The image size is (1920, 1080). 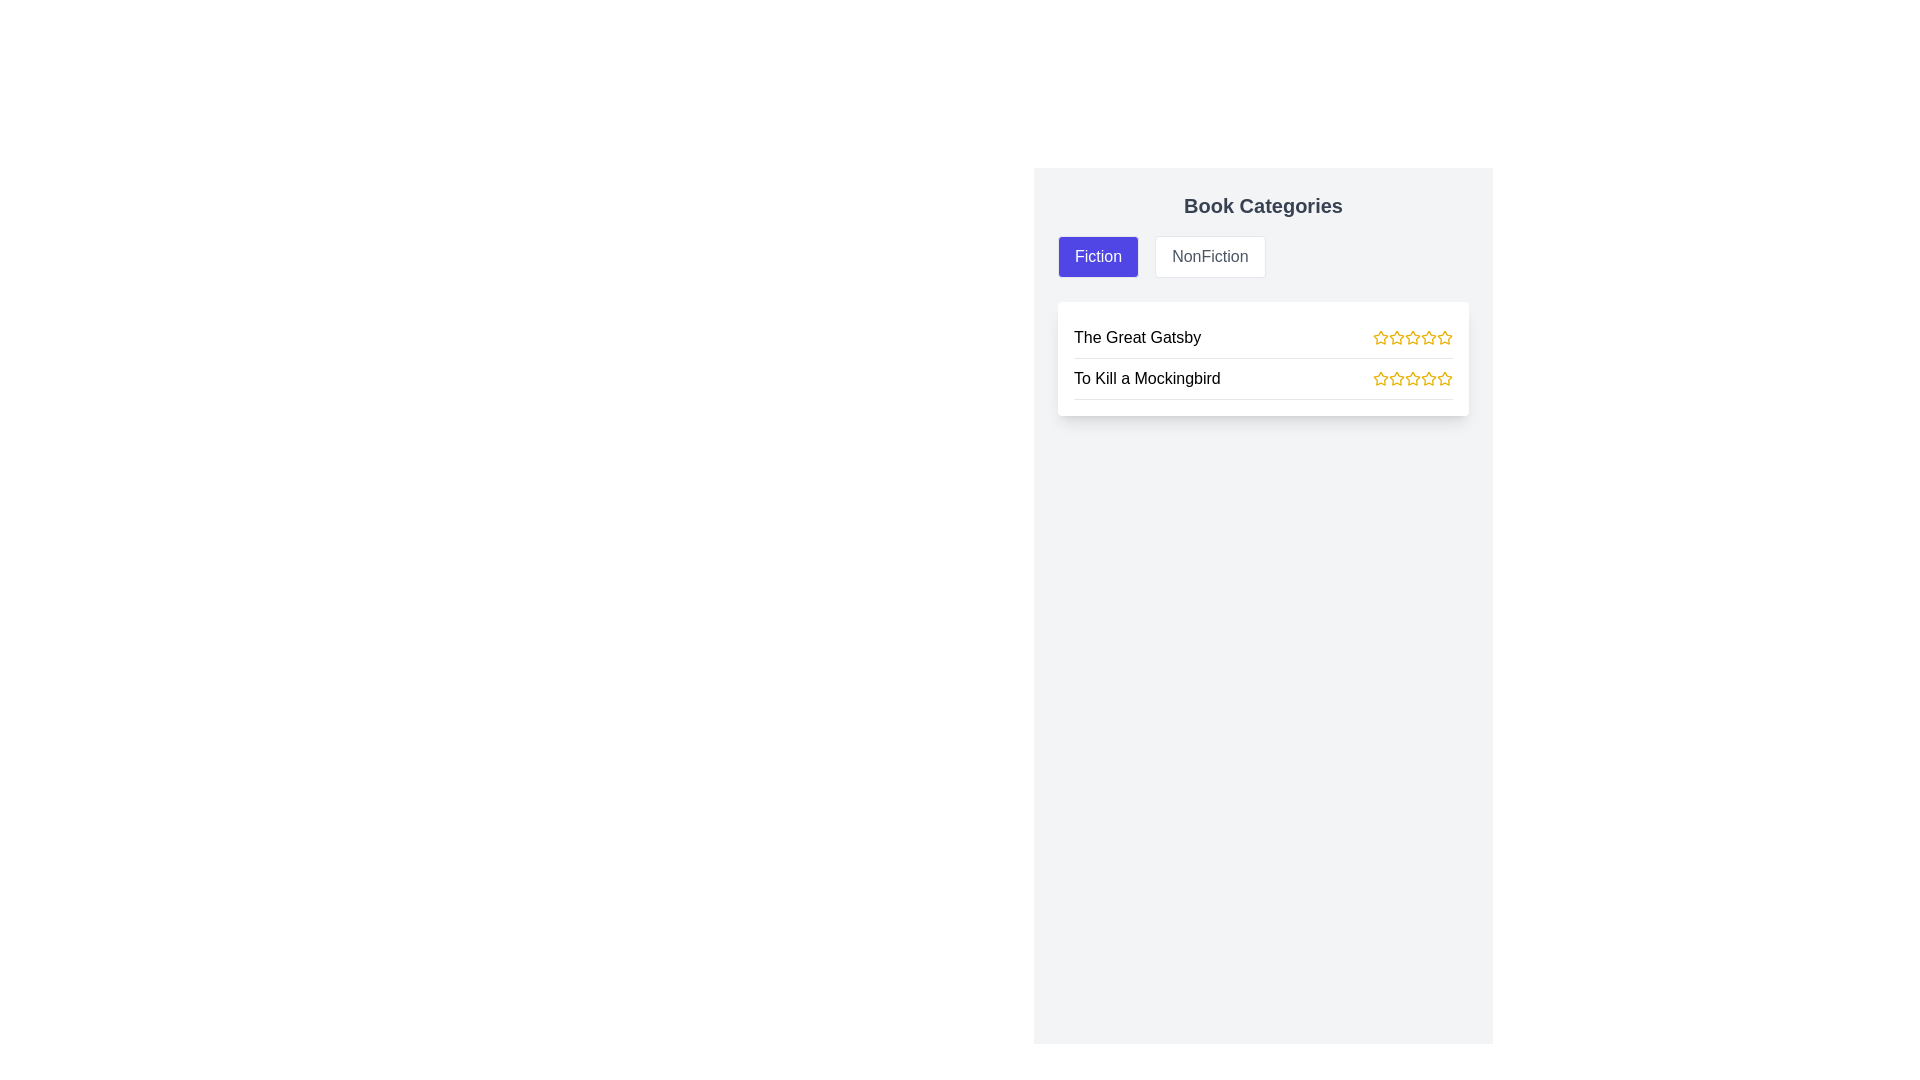 I want to click on the second star icon in the rating section for the book 'To Kill a Mockingbird', so click(x=1411, y=378).